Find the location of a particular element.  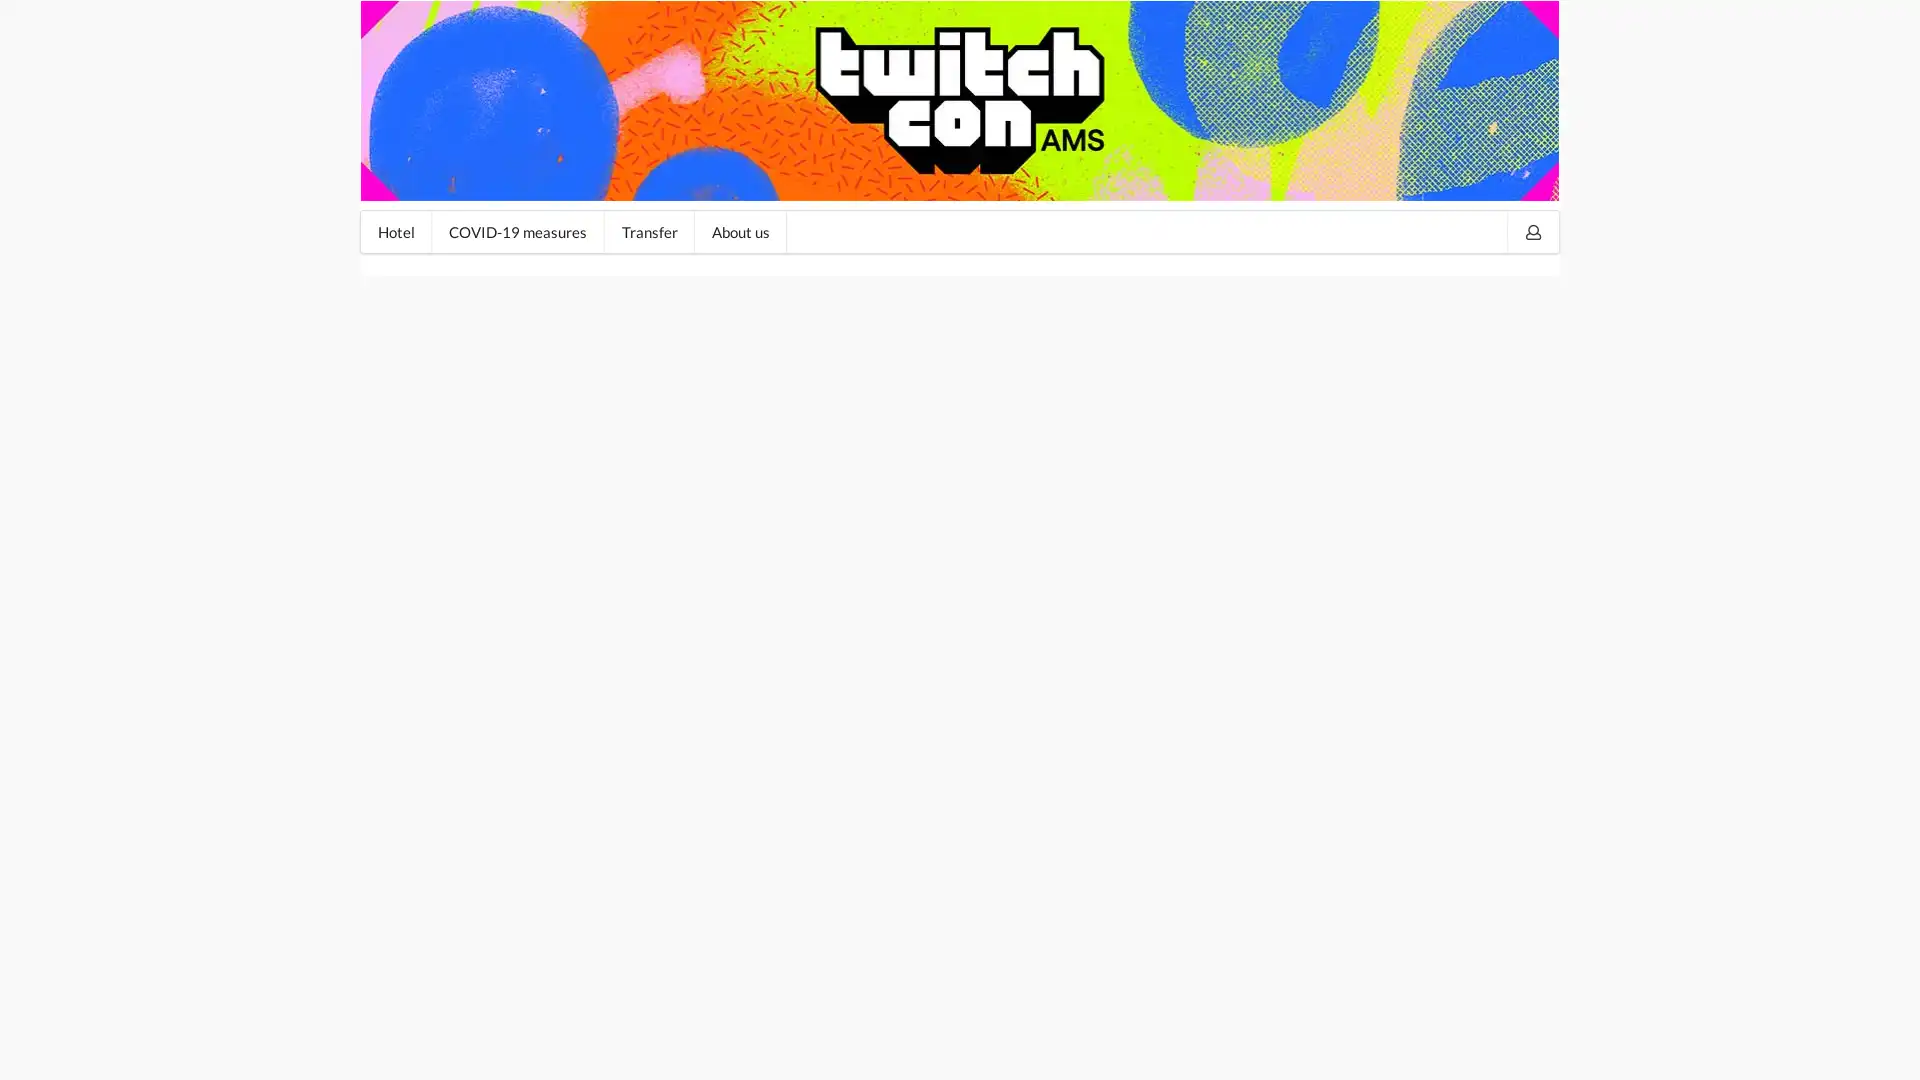

Customise Settings is located at coordinates (1229, 1047).